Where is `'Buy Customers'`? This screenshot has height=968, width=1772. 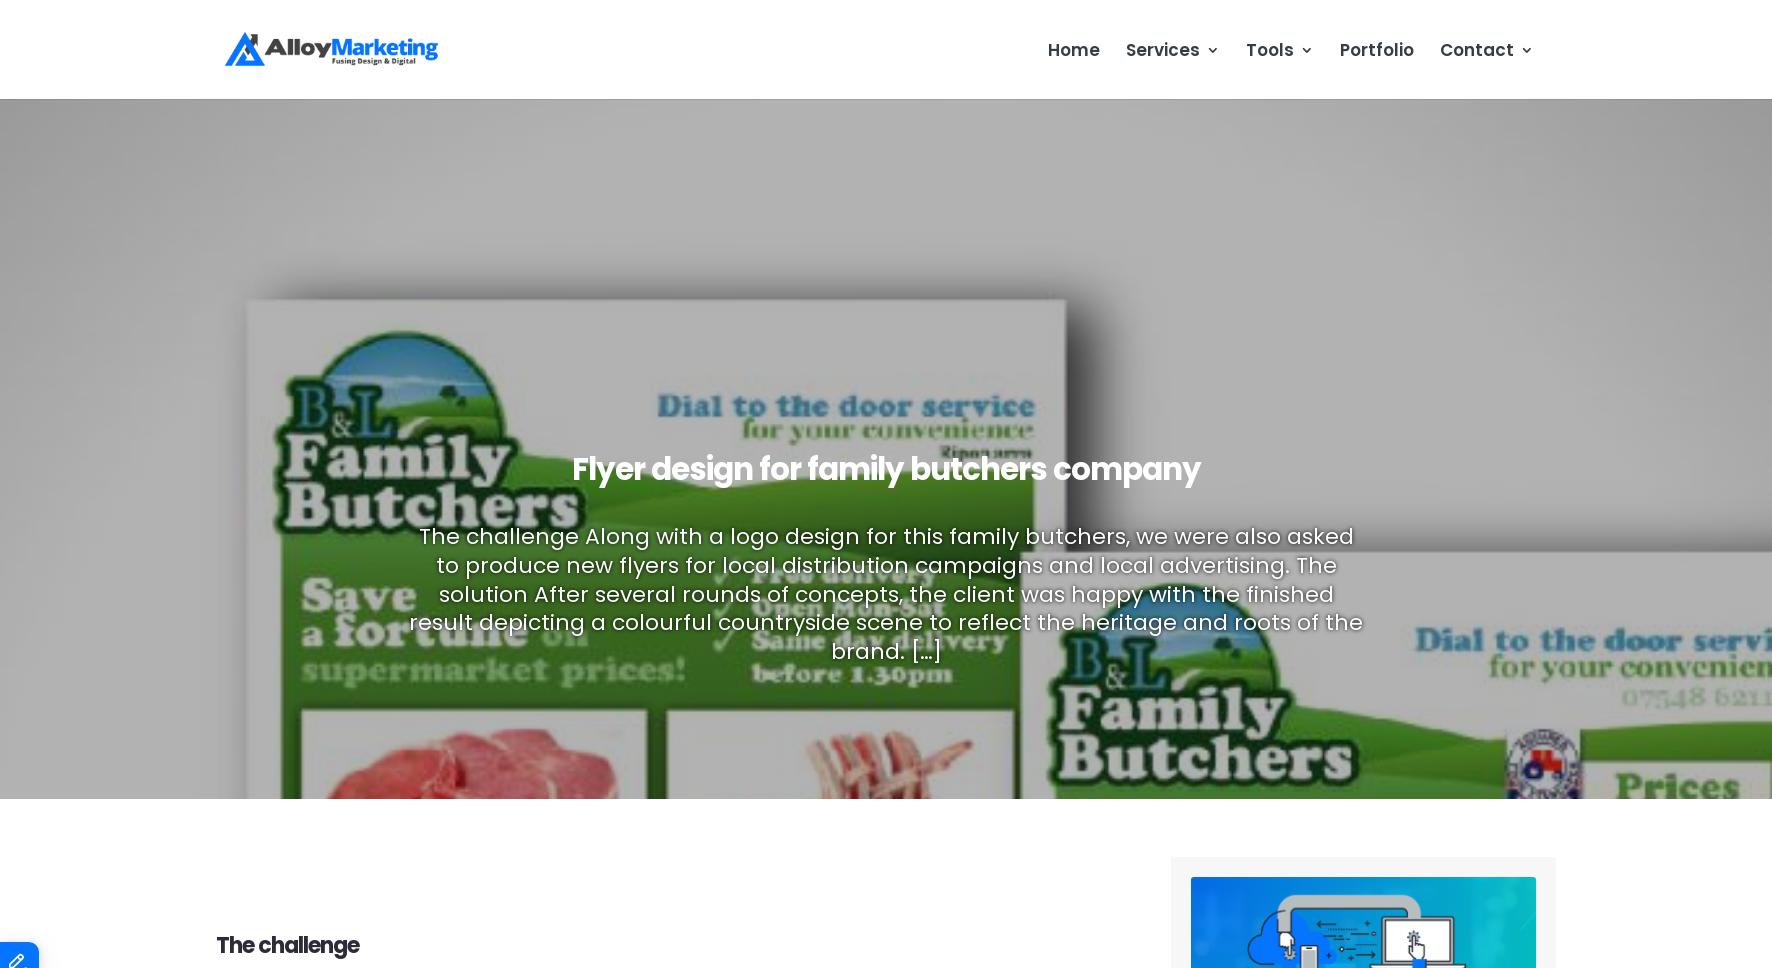
'Buy Customers' is located at coordinates (945, 144).